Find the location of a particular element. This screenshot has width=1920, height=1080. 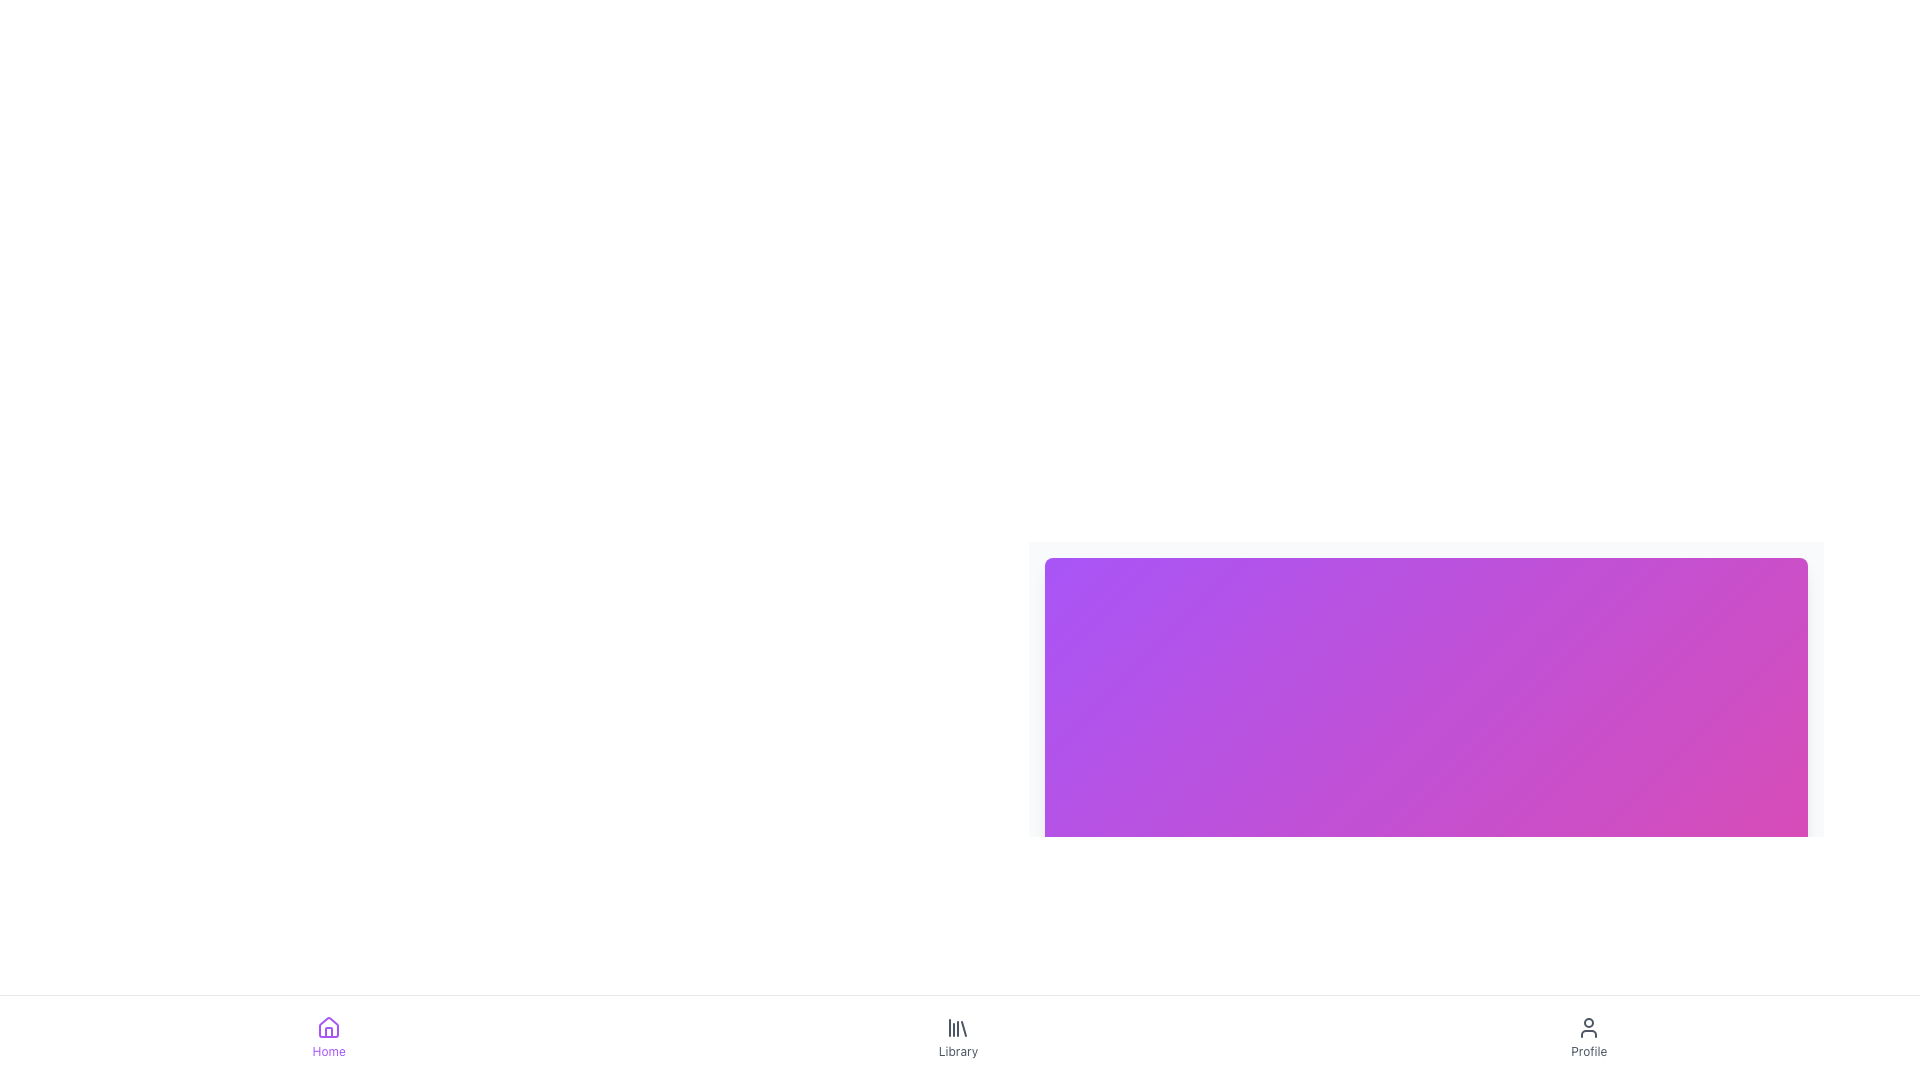

the library icon located in the central section of the bottom navigation bar is located at coordinates (957, 1028).